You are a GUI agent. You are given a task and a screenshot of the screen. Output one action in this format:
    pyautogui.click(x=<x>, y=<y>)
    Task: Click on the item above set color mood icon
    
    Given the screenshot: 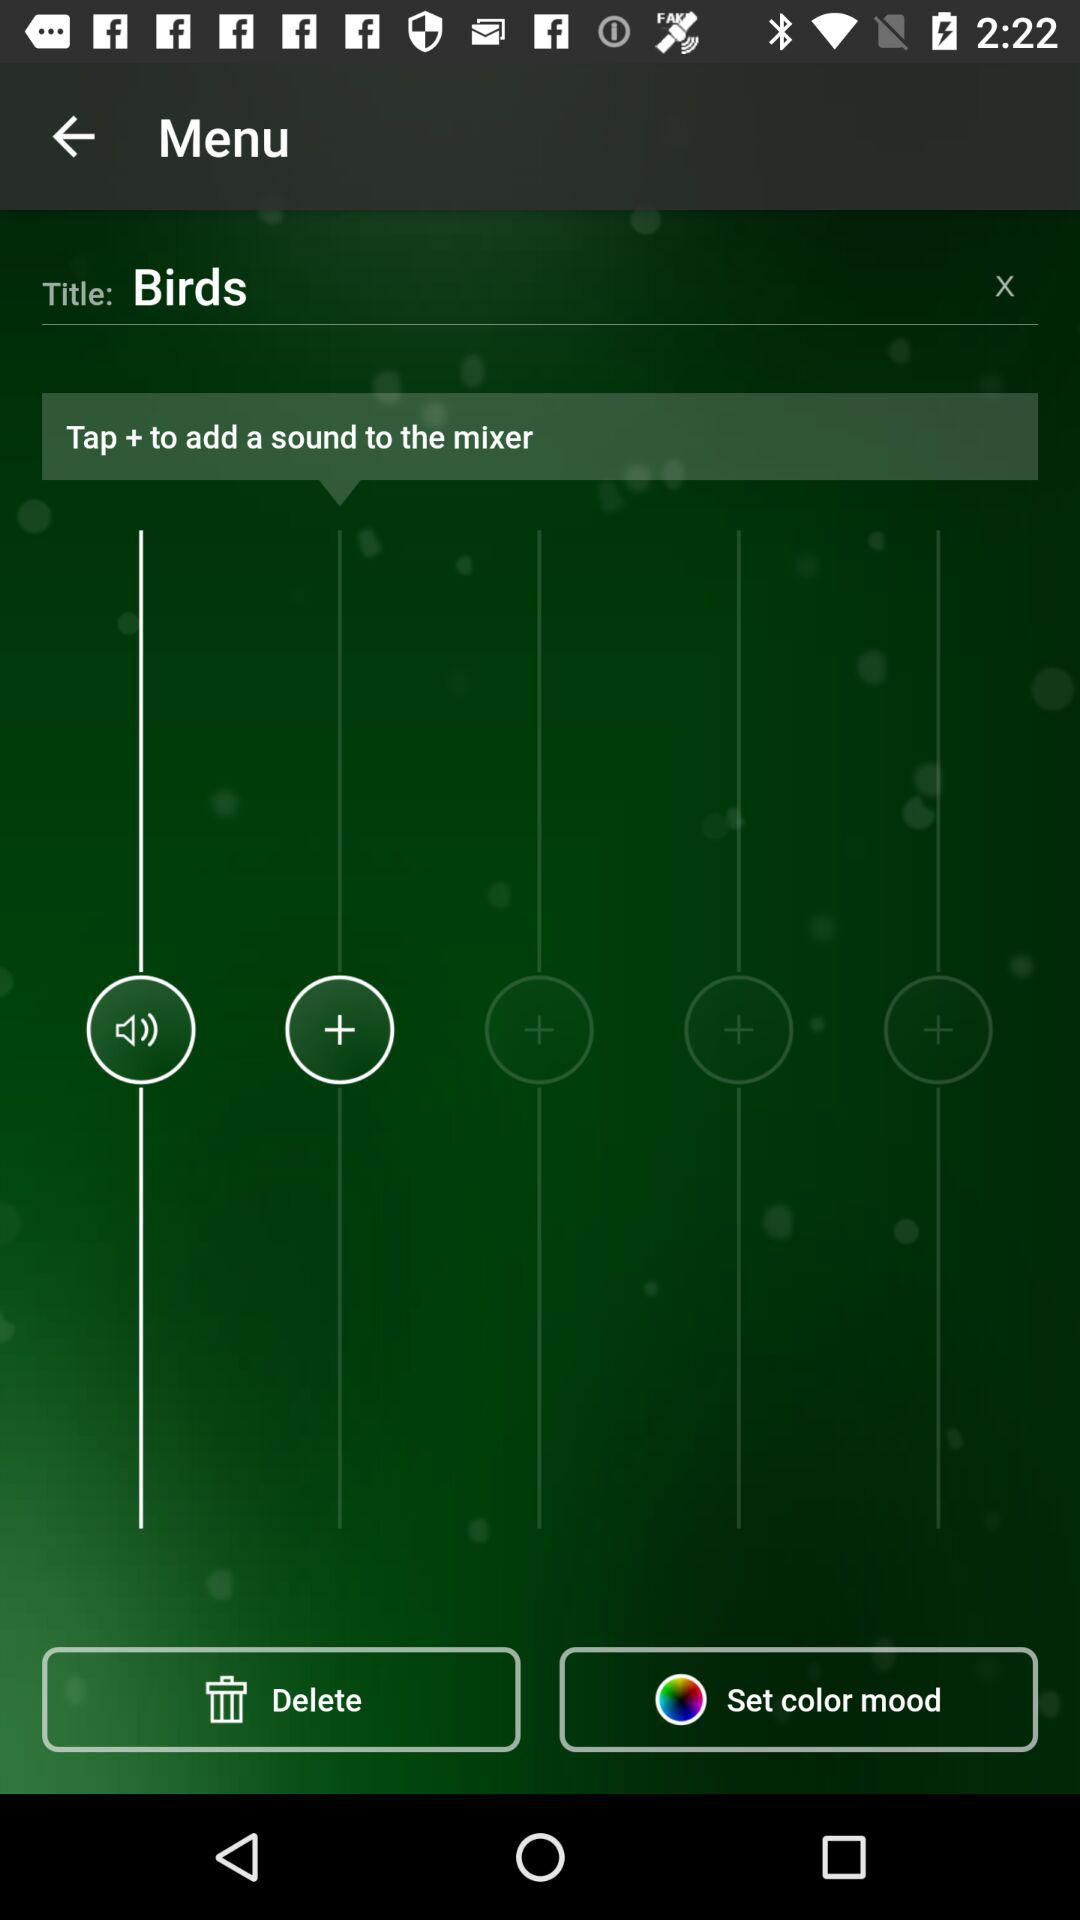 What is the action you would take?
    pyautogui.click(x=938, y=1029)
    